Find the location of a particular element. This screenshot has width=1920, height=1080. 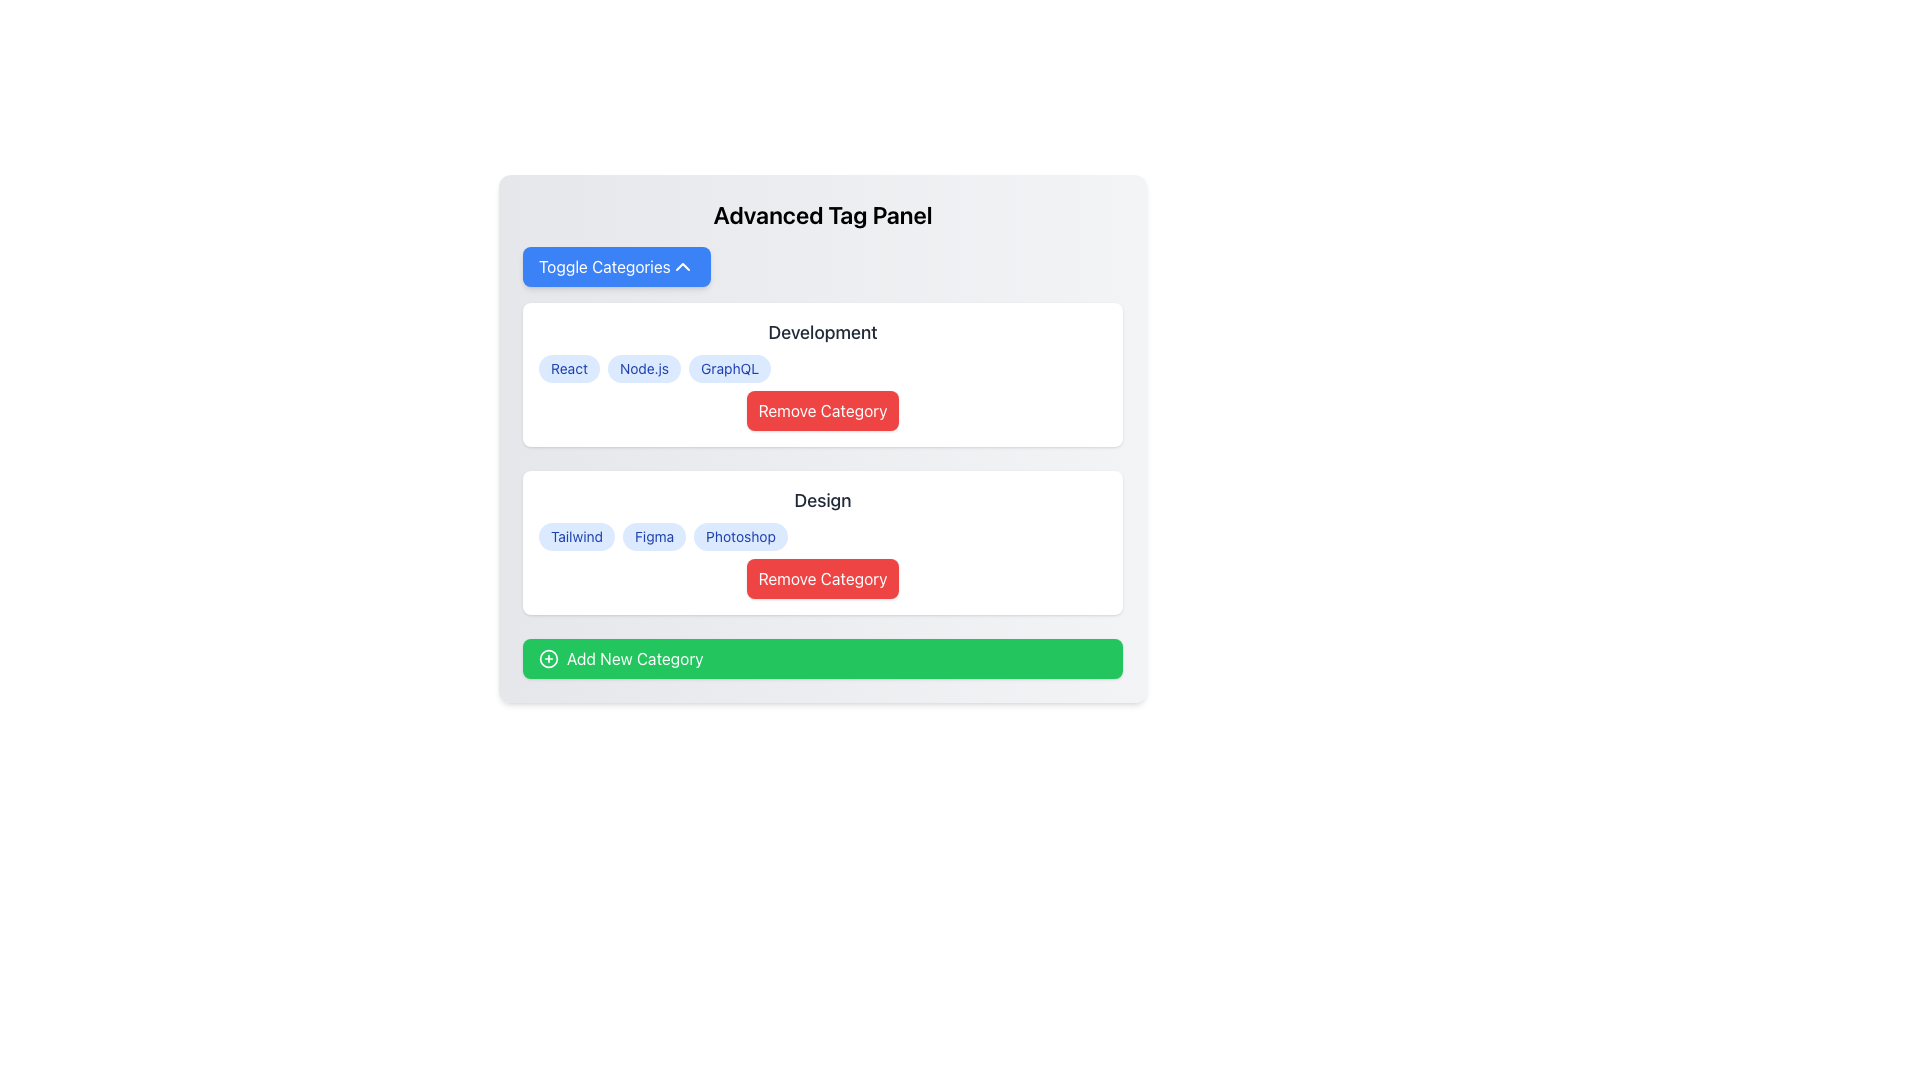

the circular 'add' icon inside the green button labeled 'Add New Category', located at the bottom of the interface is located at coordinates (548, 659).